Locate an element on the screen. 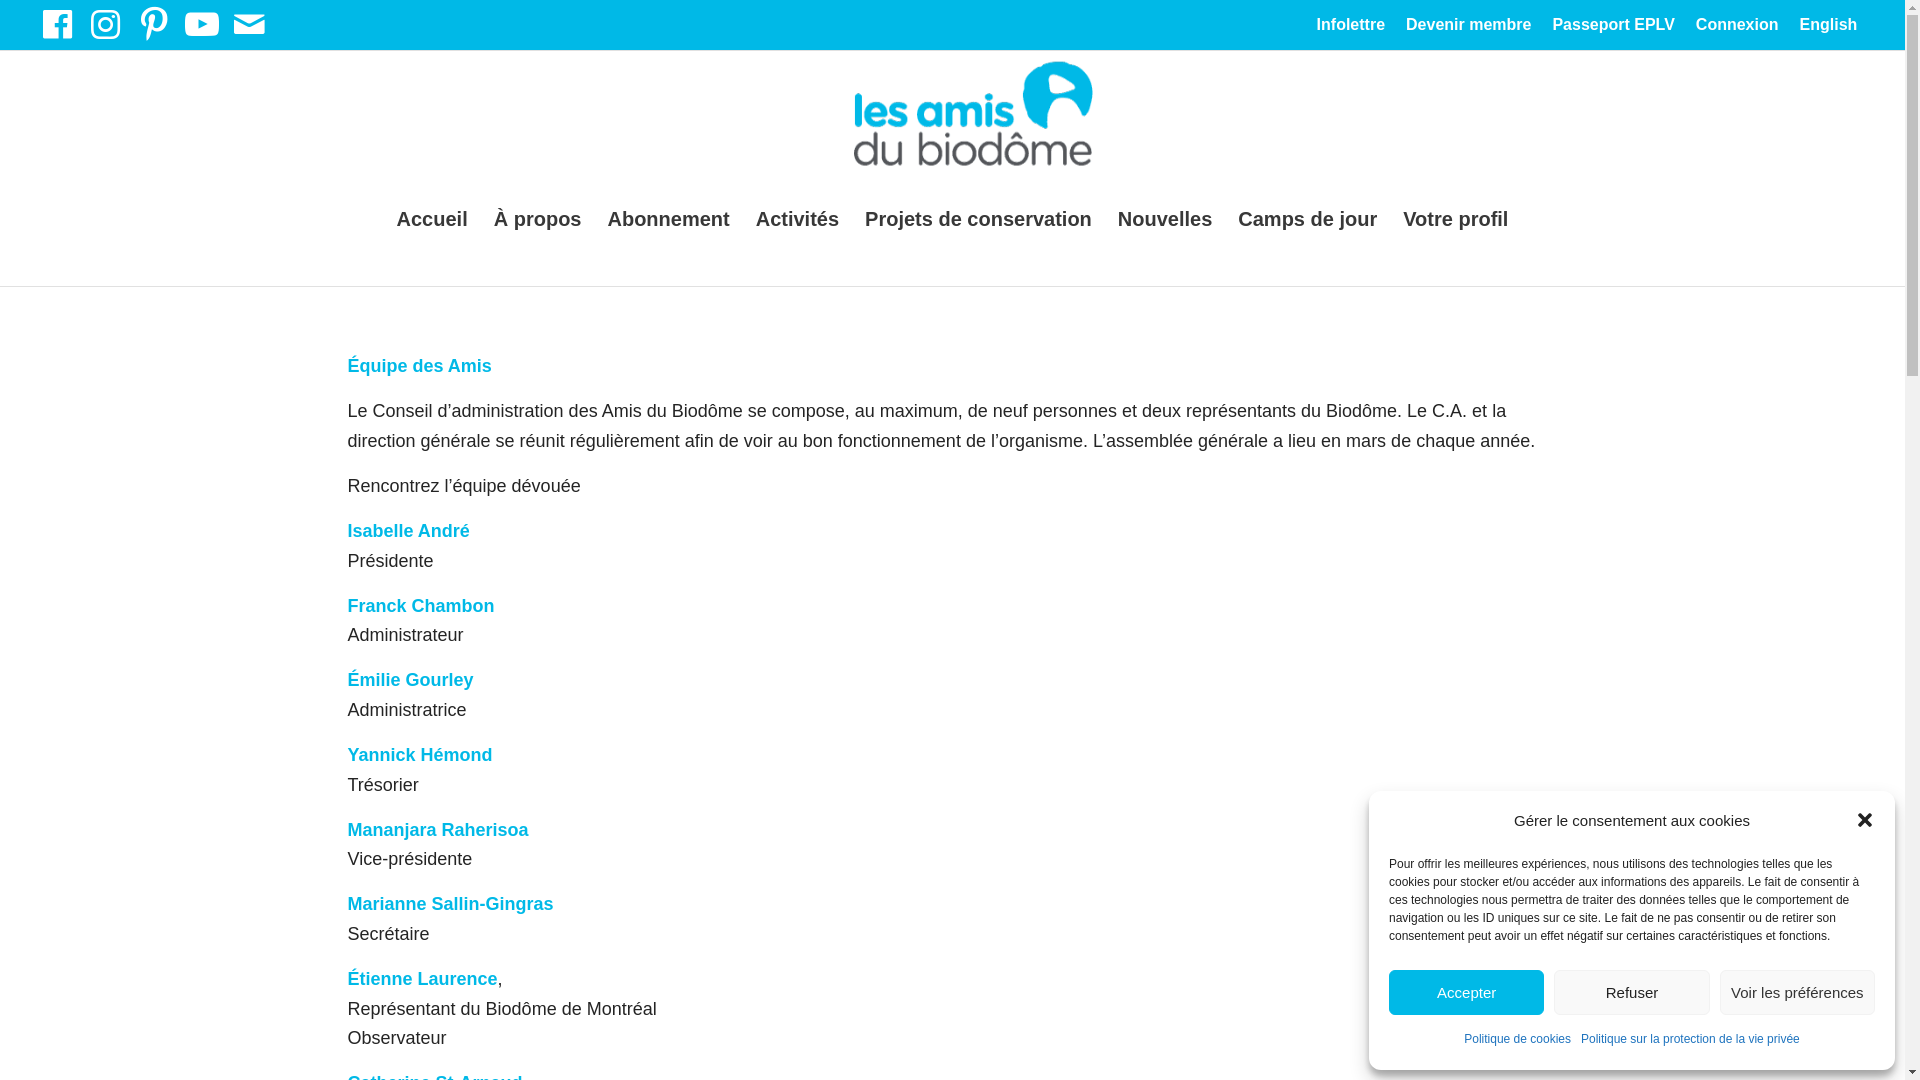 The width and height of the screenshot is (1920, 1080). 'Instagram' is located at coordinates (104, 23).